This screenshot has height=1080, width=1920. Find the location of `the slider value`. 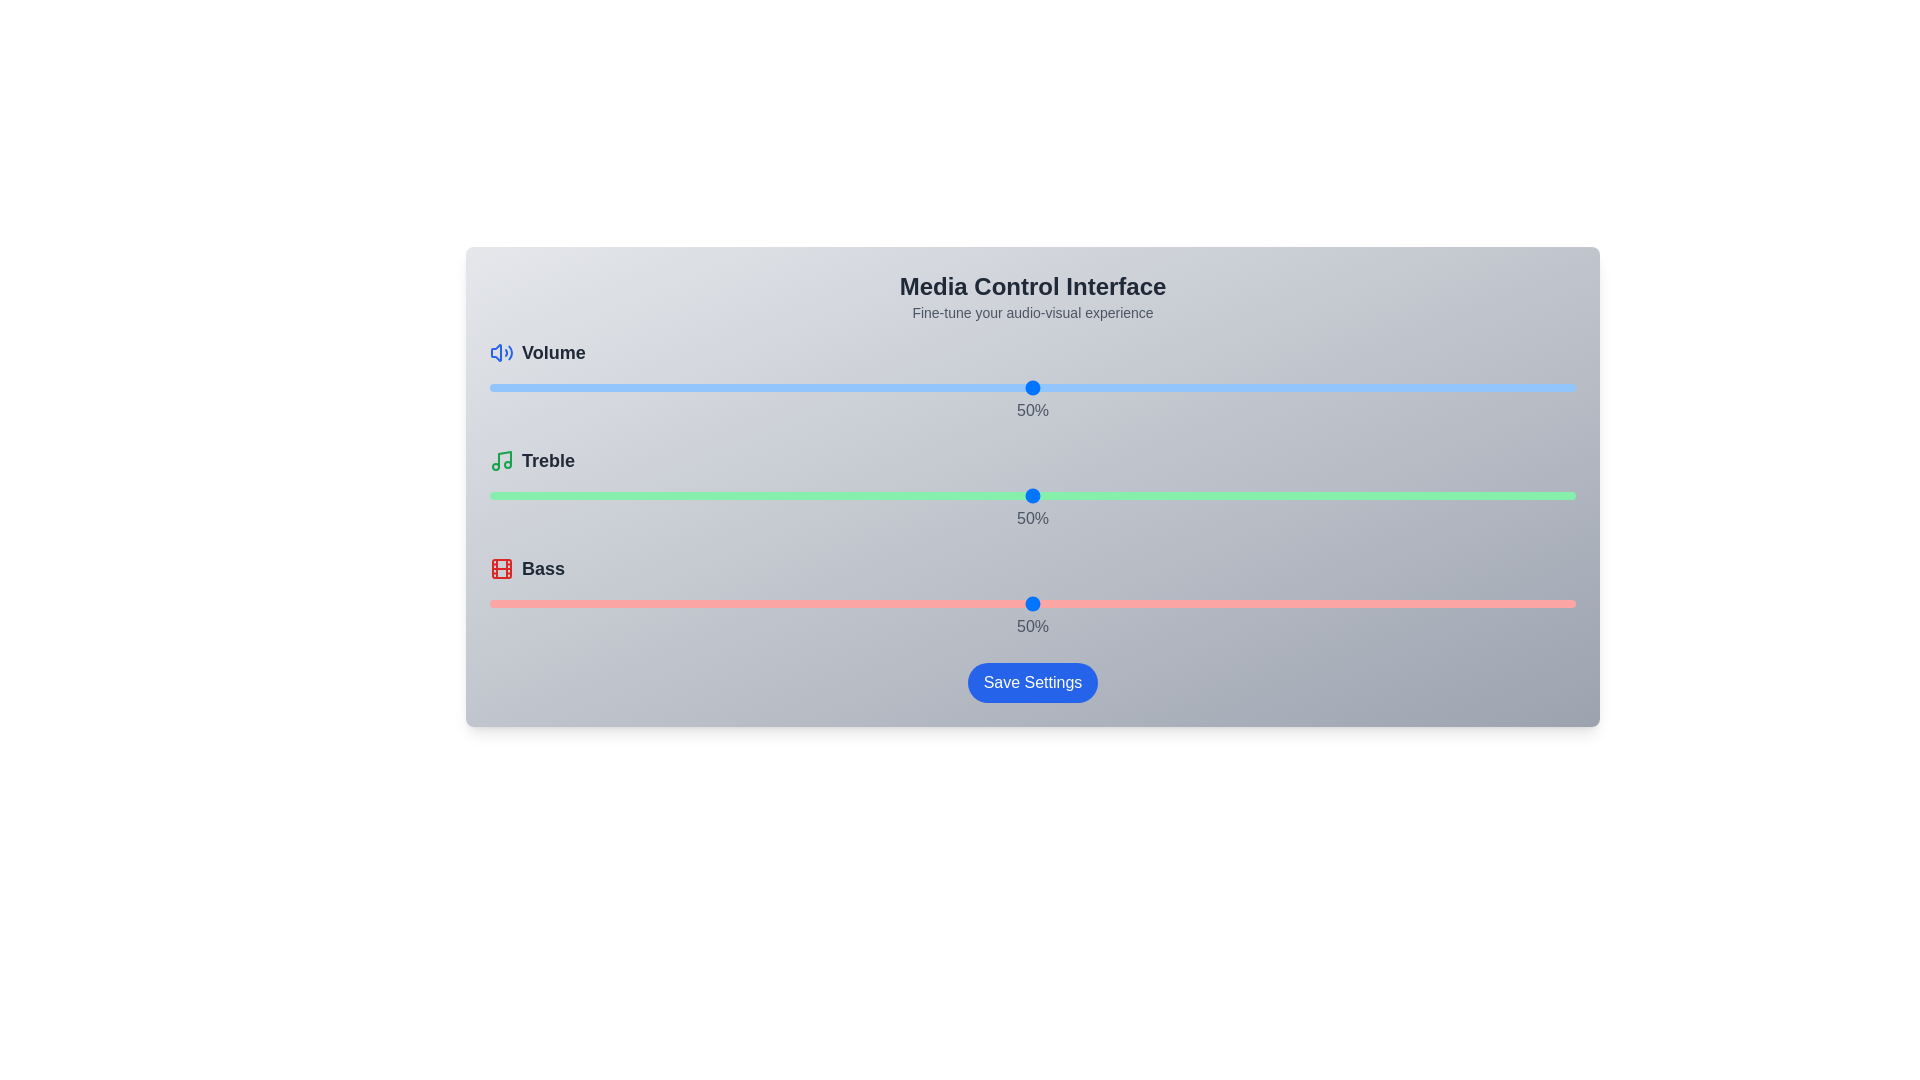

the slider value is located at coordinates (1478, 388).